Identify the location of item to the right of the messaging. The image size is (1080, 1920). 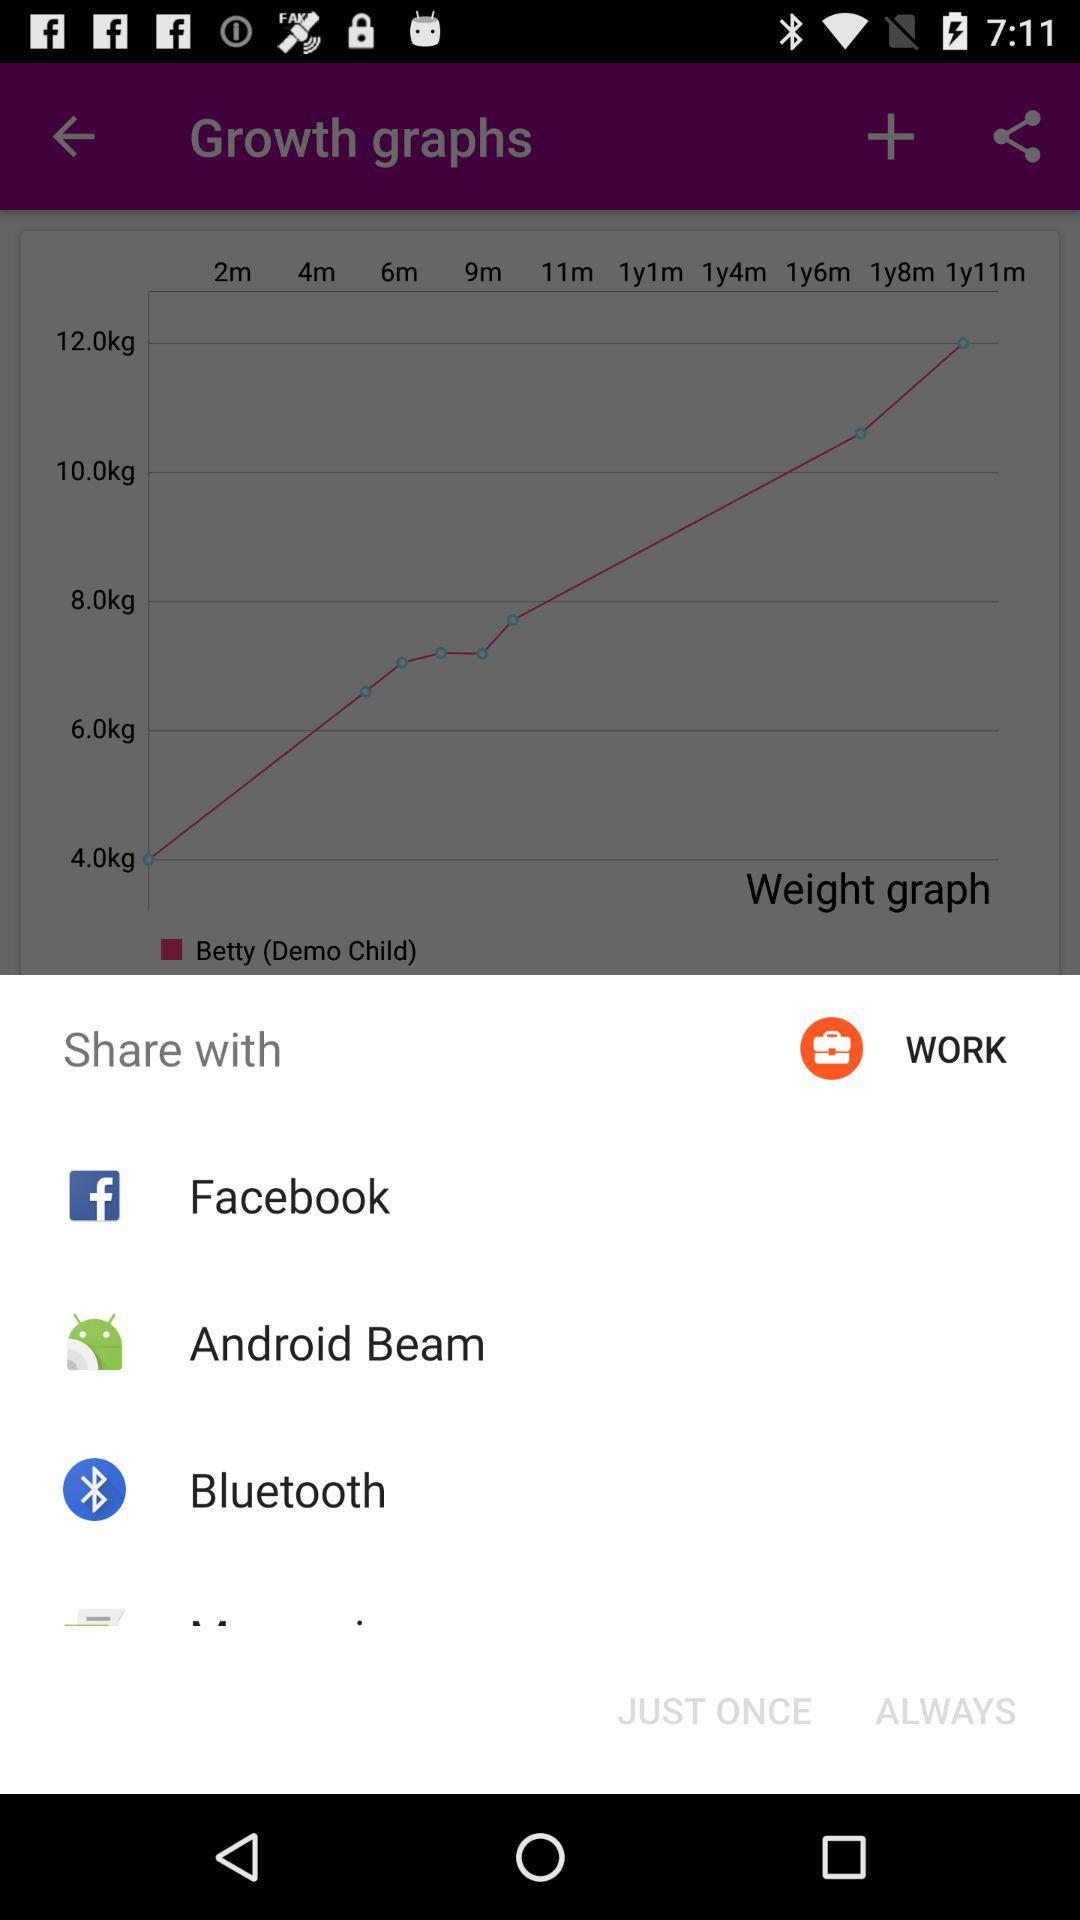
(713, 1708).